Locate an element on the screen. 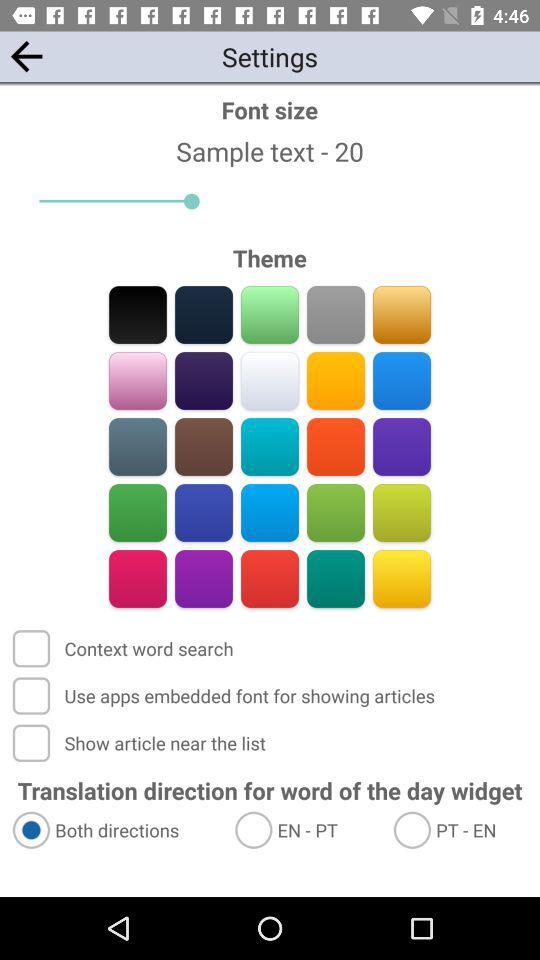 The image size is (540, 960). this color is located at coordinates (270, 446).